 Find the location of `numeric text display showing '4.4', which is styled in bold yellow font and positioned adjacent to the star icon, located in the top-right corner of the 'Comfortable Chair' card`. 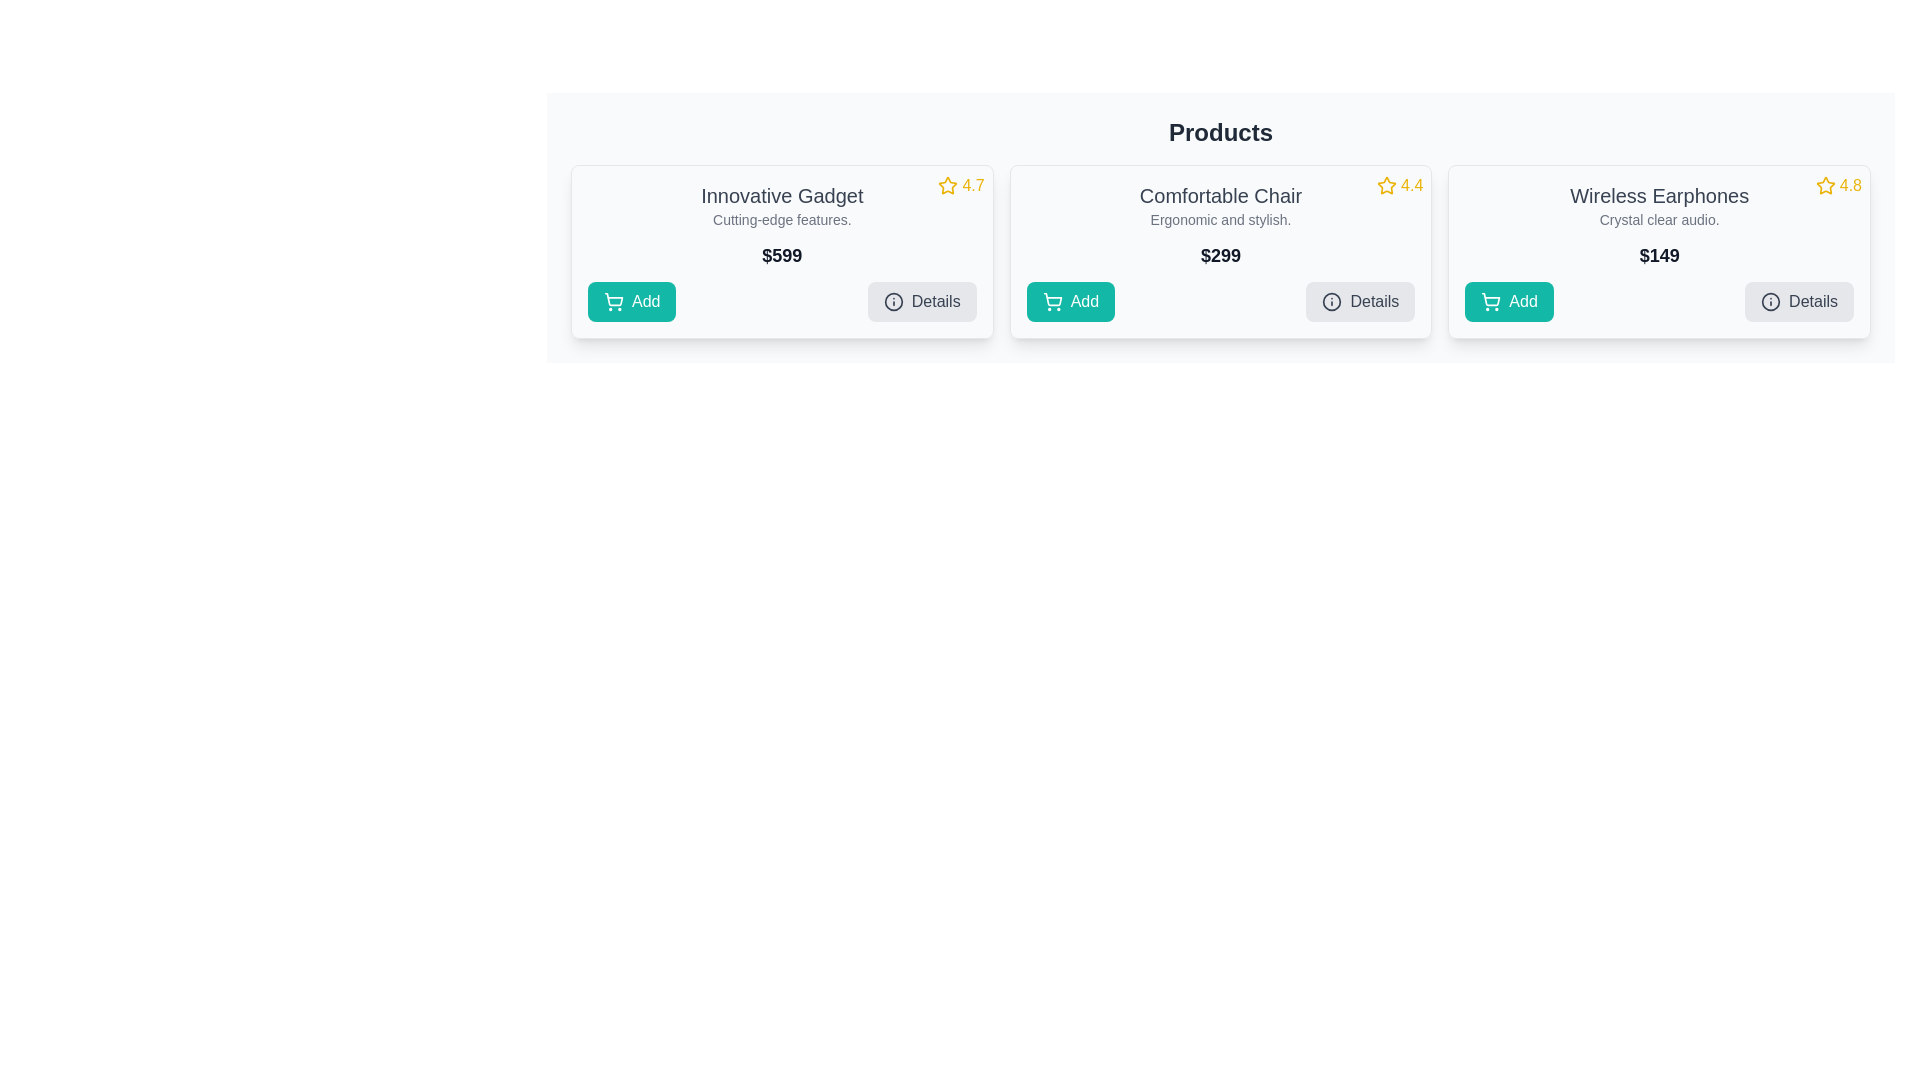

numeric text display showing '4.4', which is styled in bold yellow font and positioned adjacent to the star icon, located in the top-right corner of the 'Comfortable Chair' card is located at coordinates (1411, 185).